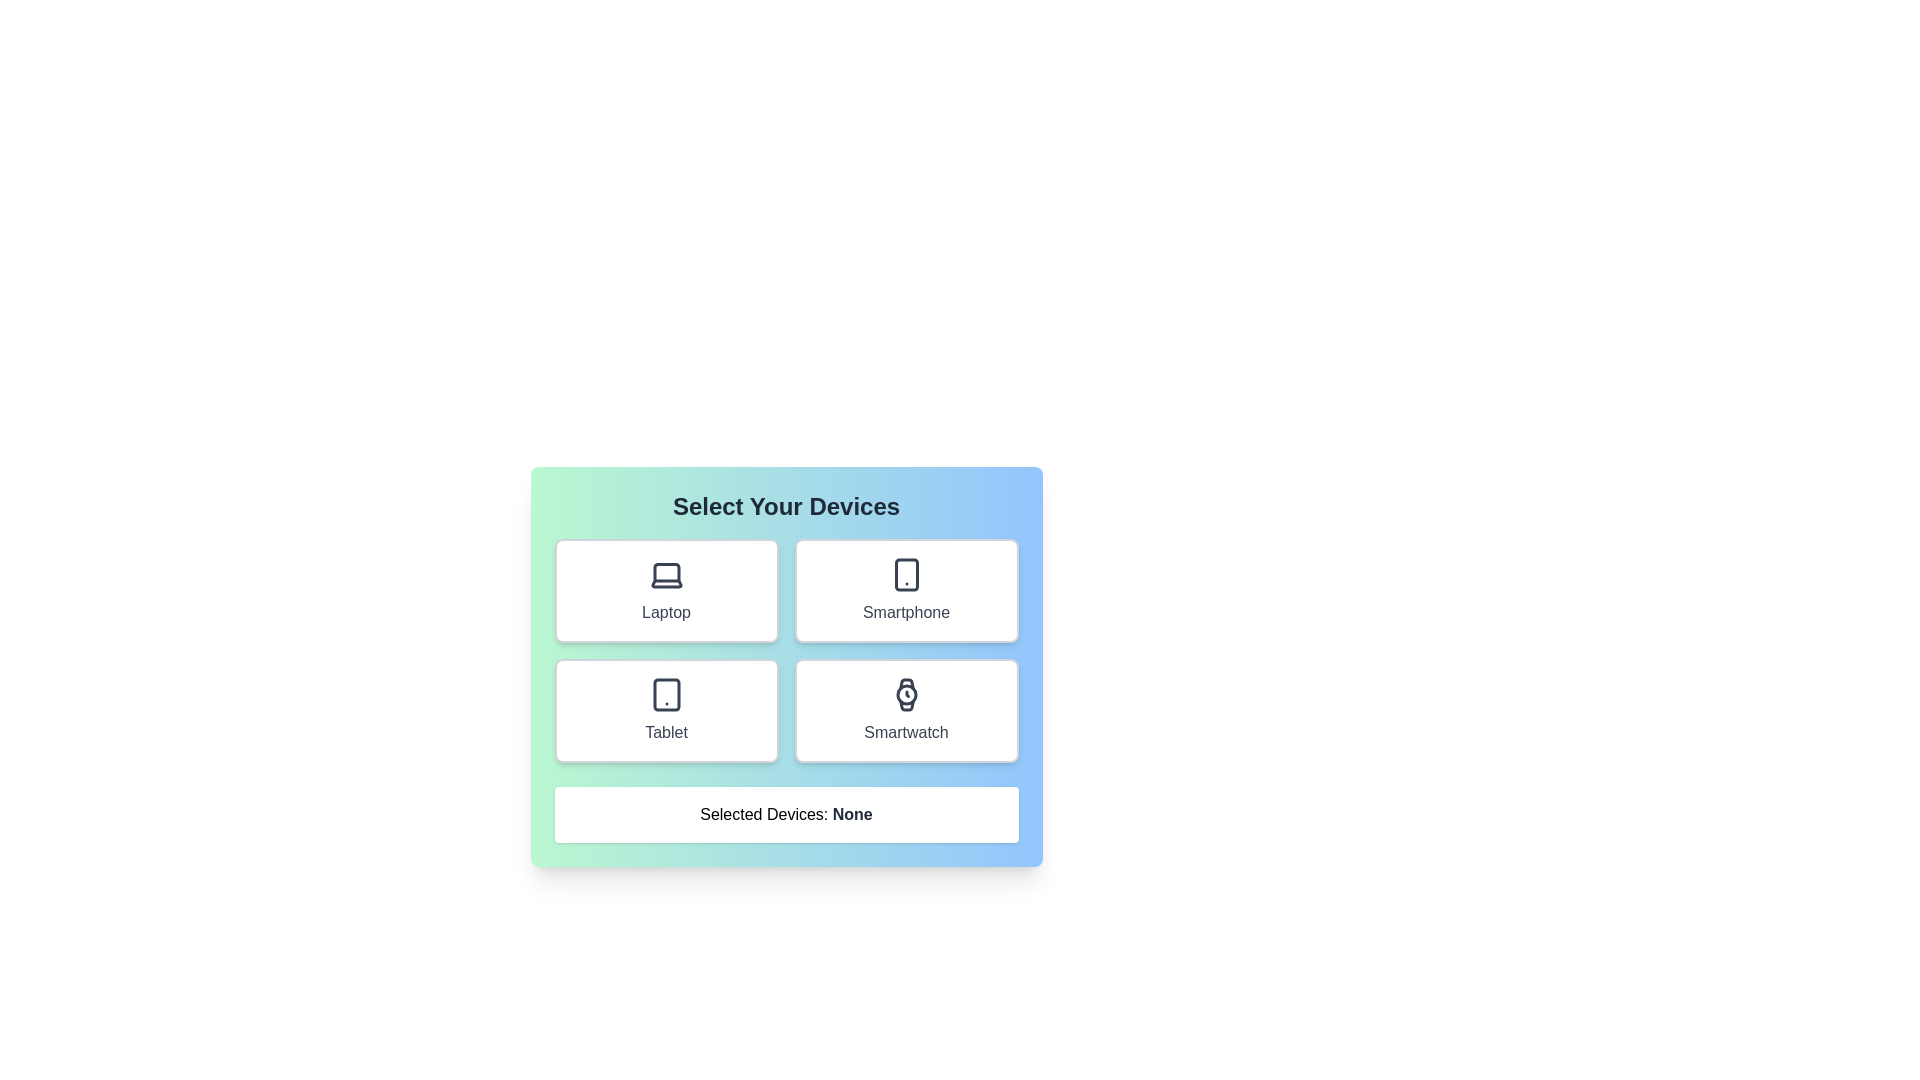  What do you see at coordinates (666, 709) in the screenshot?
I see `the Tablet button to toggle its selection` at bounding box center [666, 709].